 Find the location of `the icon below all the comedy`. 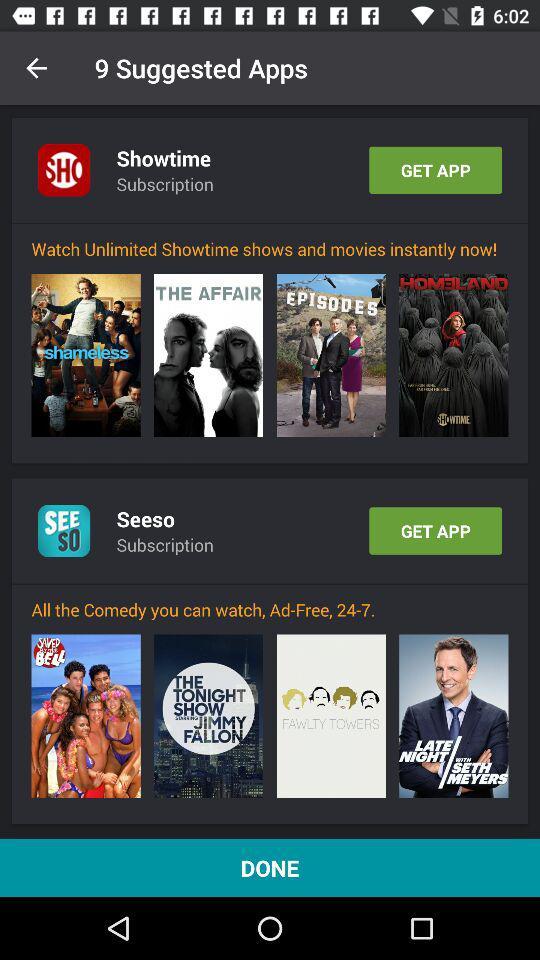

the icon below all the comedy is located at coordinates (331, 716).